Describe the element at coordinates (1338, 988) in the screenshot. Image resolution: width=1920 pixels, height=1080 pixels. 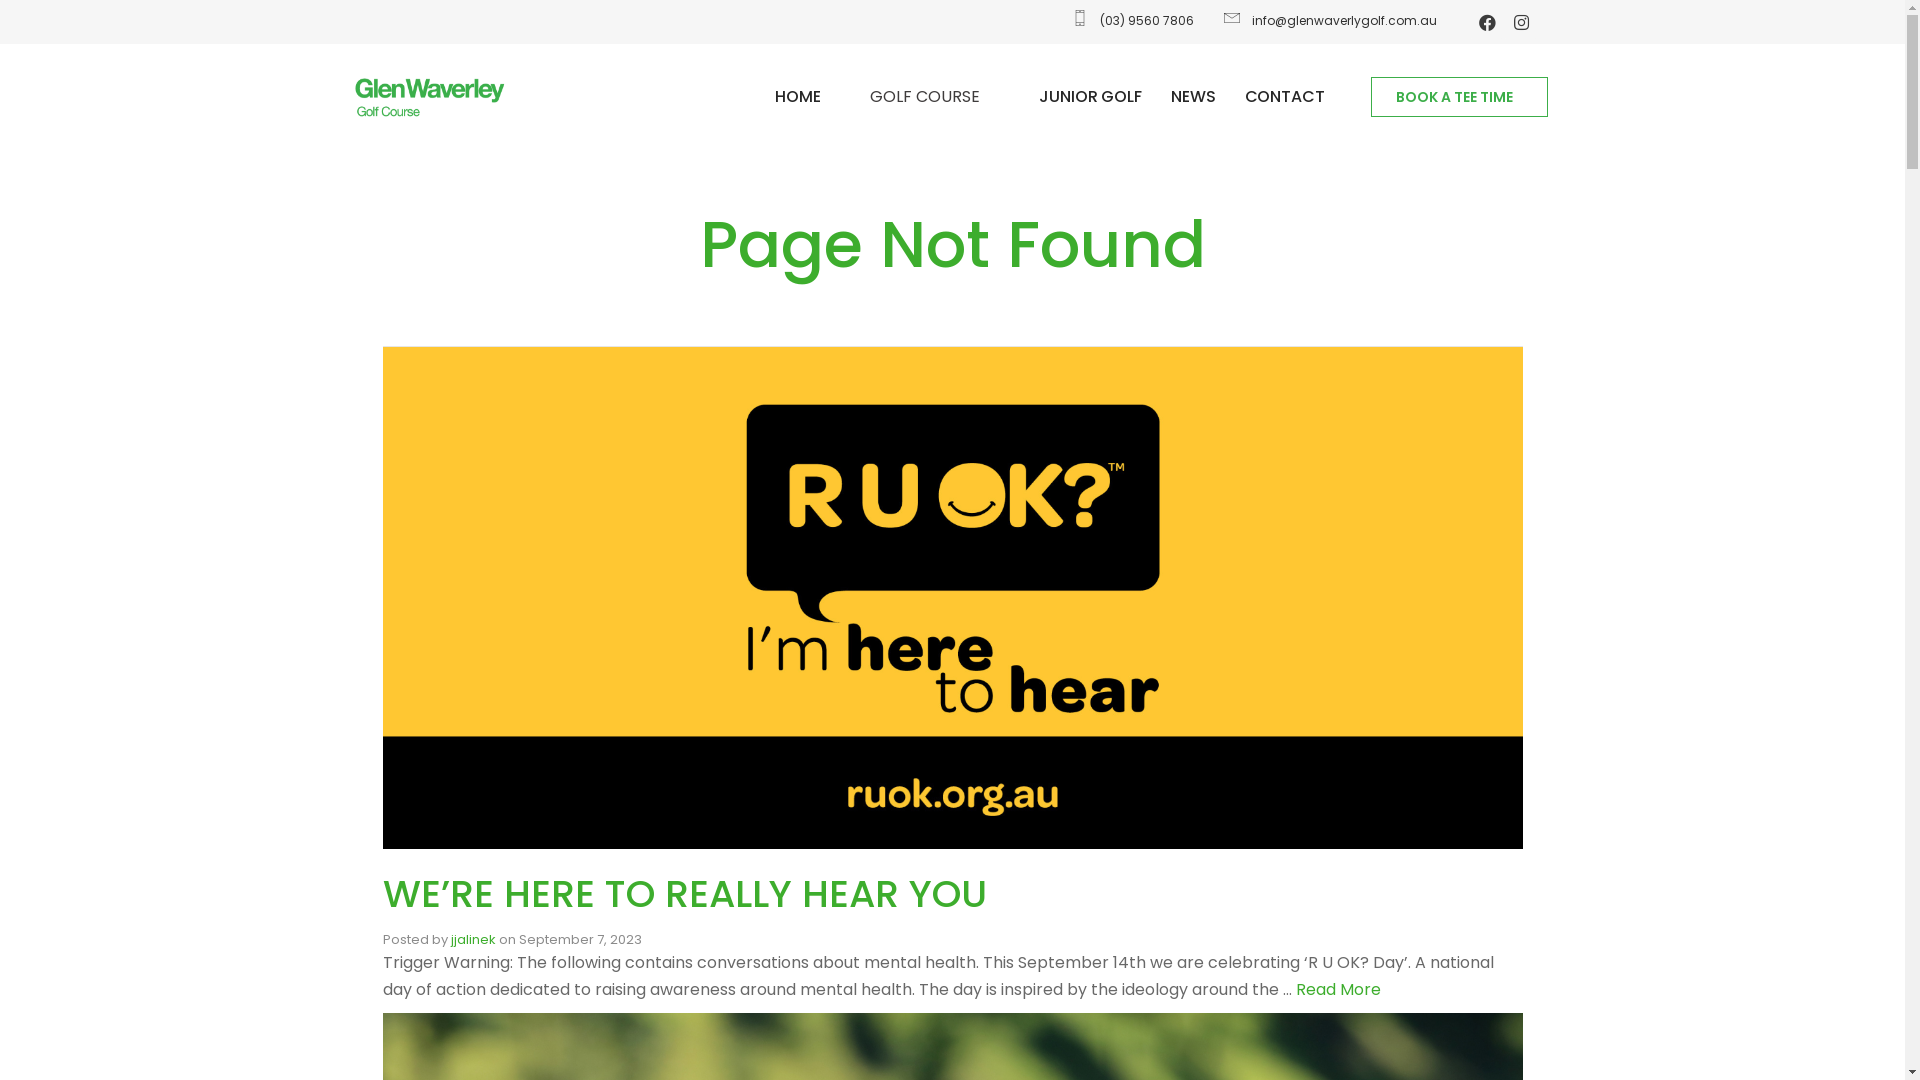
I see `'Read More'` at that location.